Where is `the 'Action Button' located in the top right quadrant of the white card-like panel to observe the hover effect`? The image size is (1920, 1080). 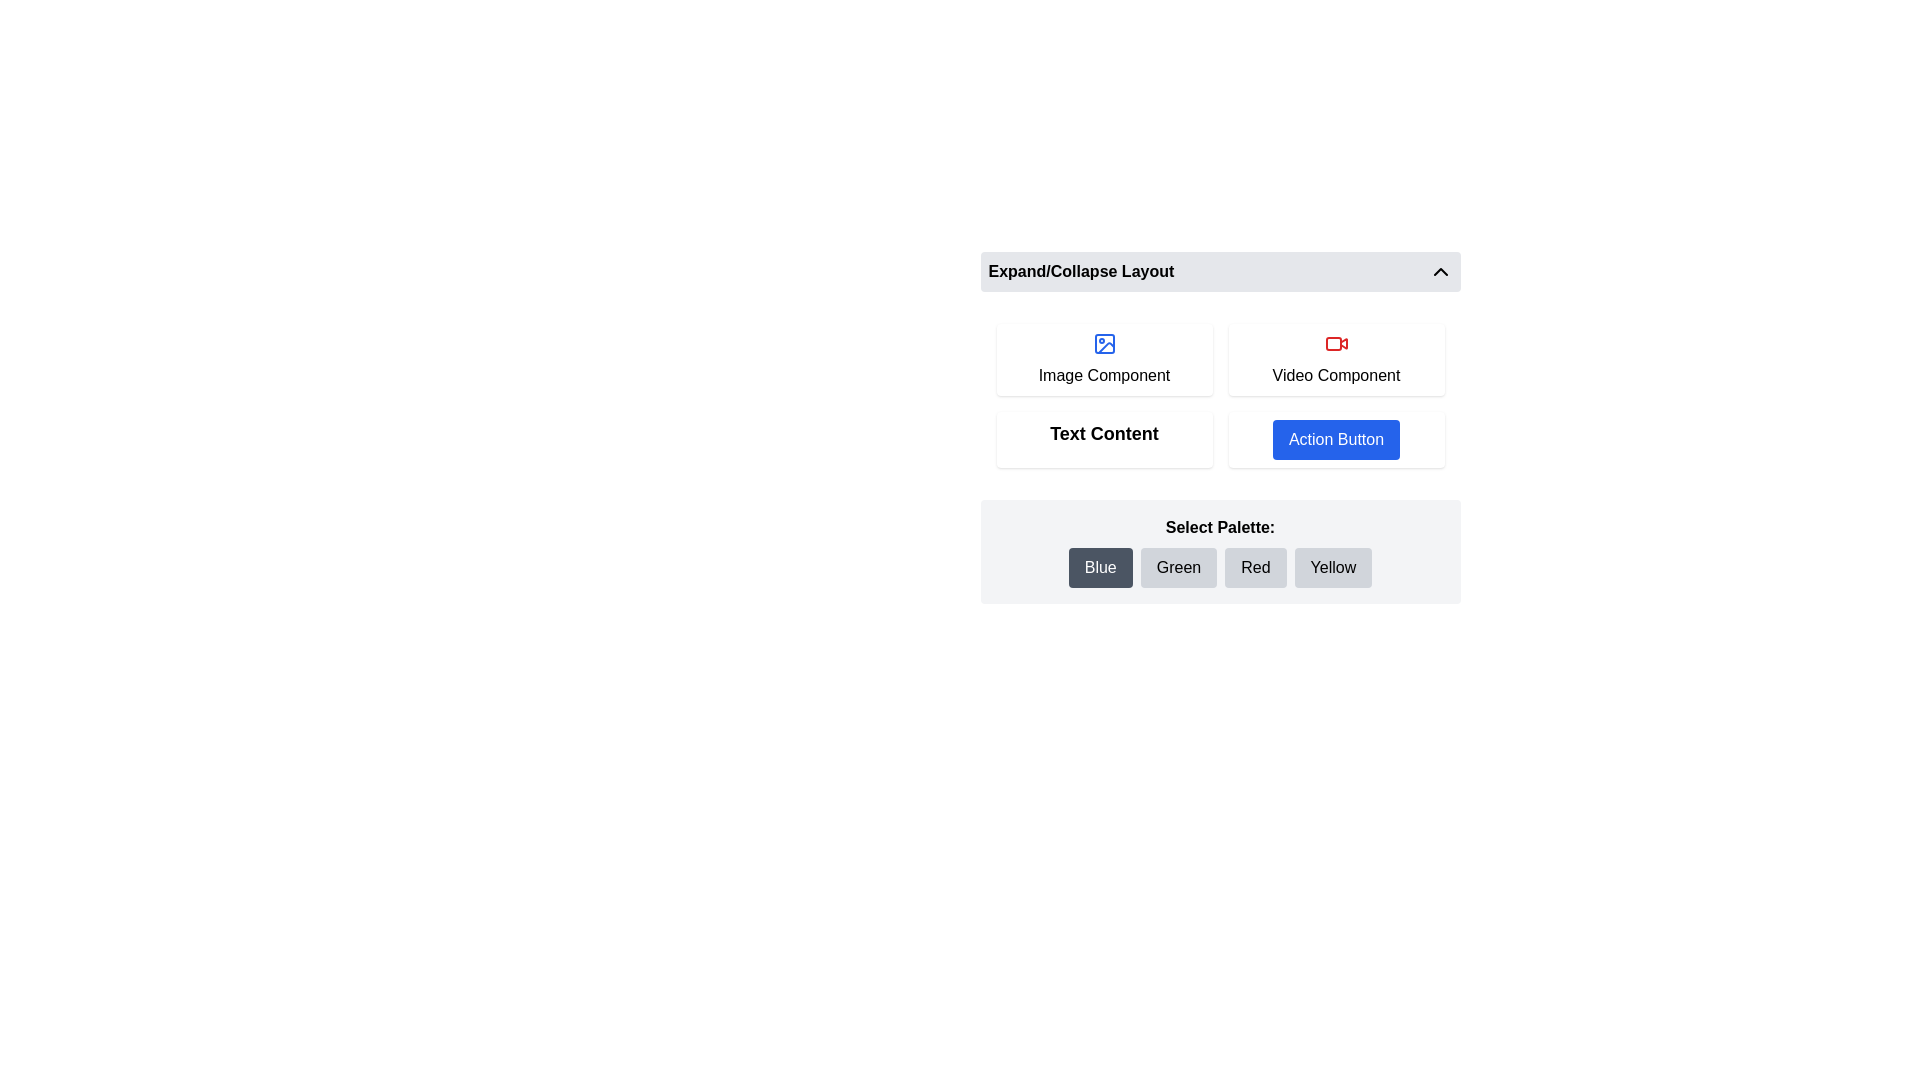 the 'Action Button' located in the top right quadrant of the white card-like panel to observe the hover effect is located at coordinates (1336, 438).